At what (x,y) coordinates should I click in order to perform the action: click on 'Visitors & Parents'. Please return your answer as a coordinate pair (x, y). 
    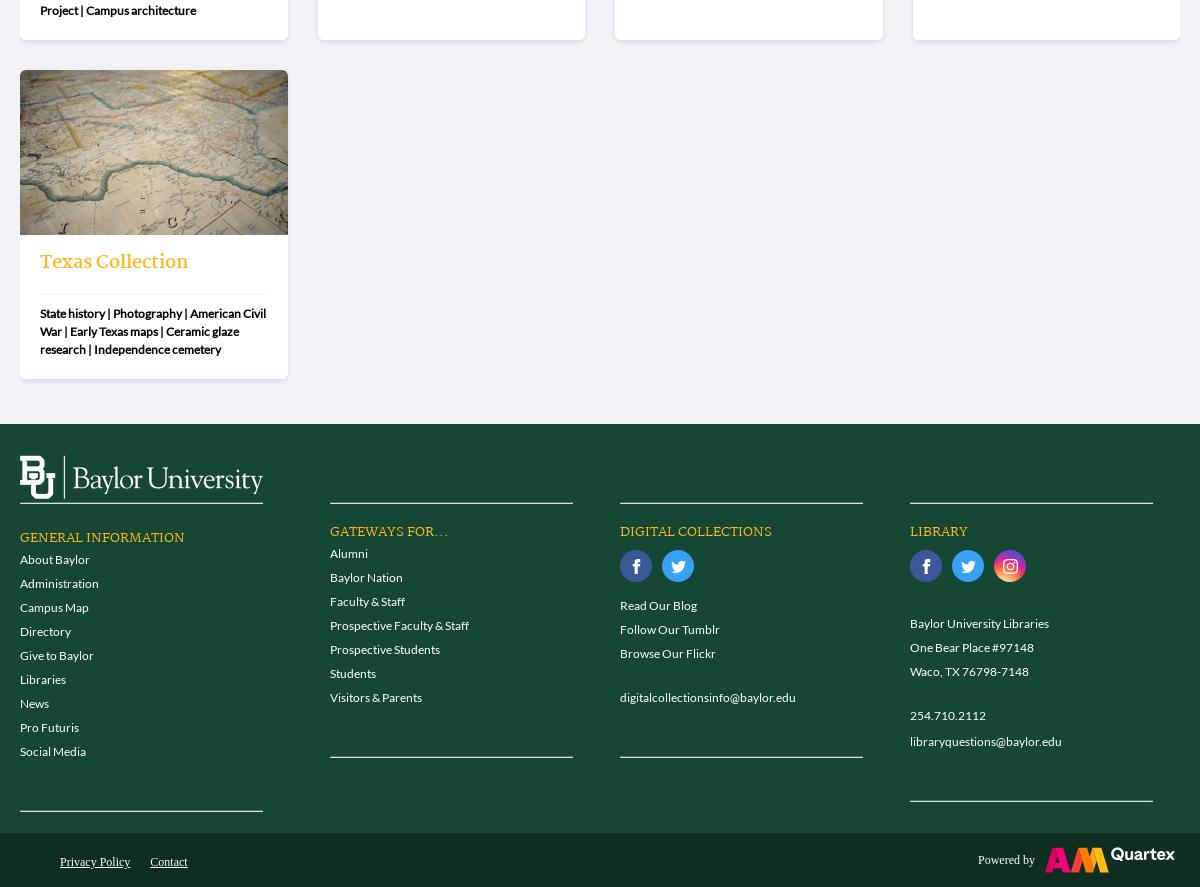
    Looking at the image, I should click on (375, 697).